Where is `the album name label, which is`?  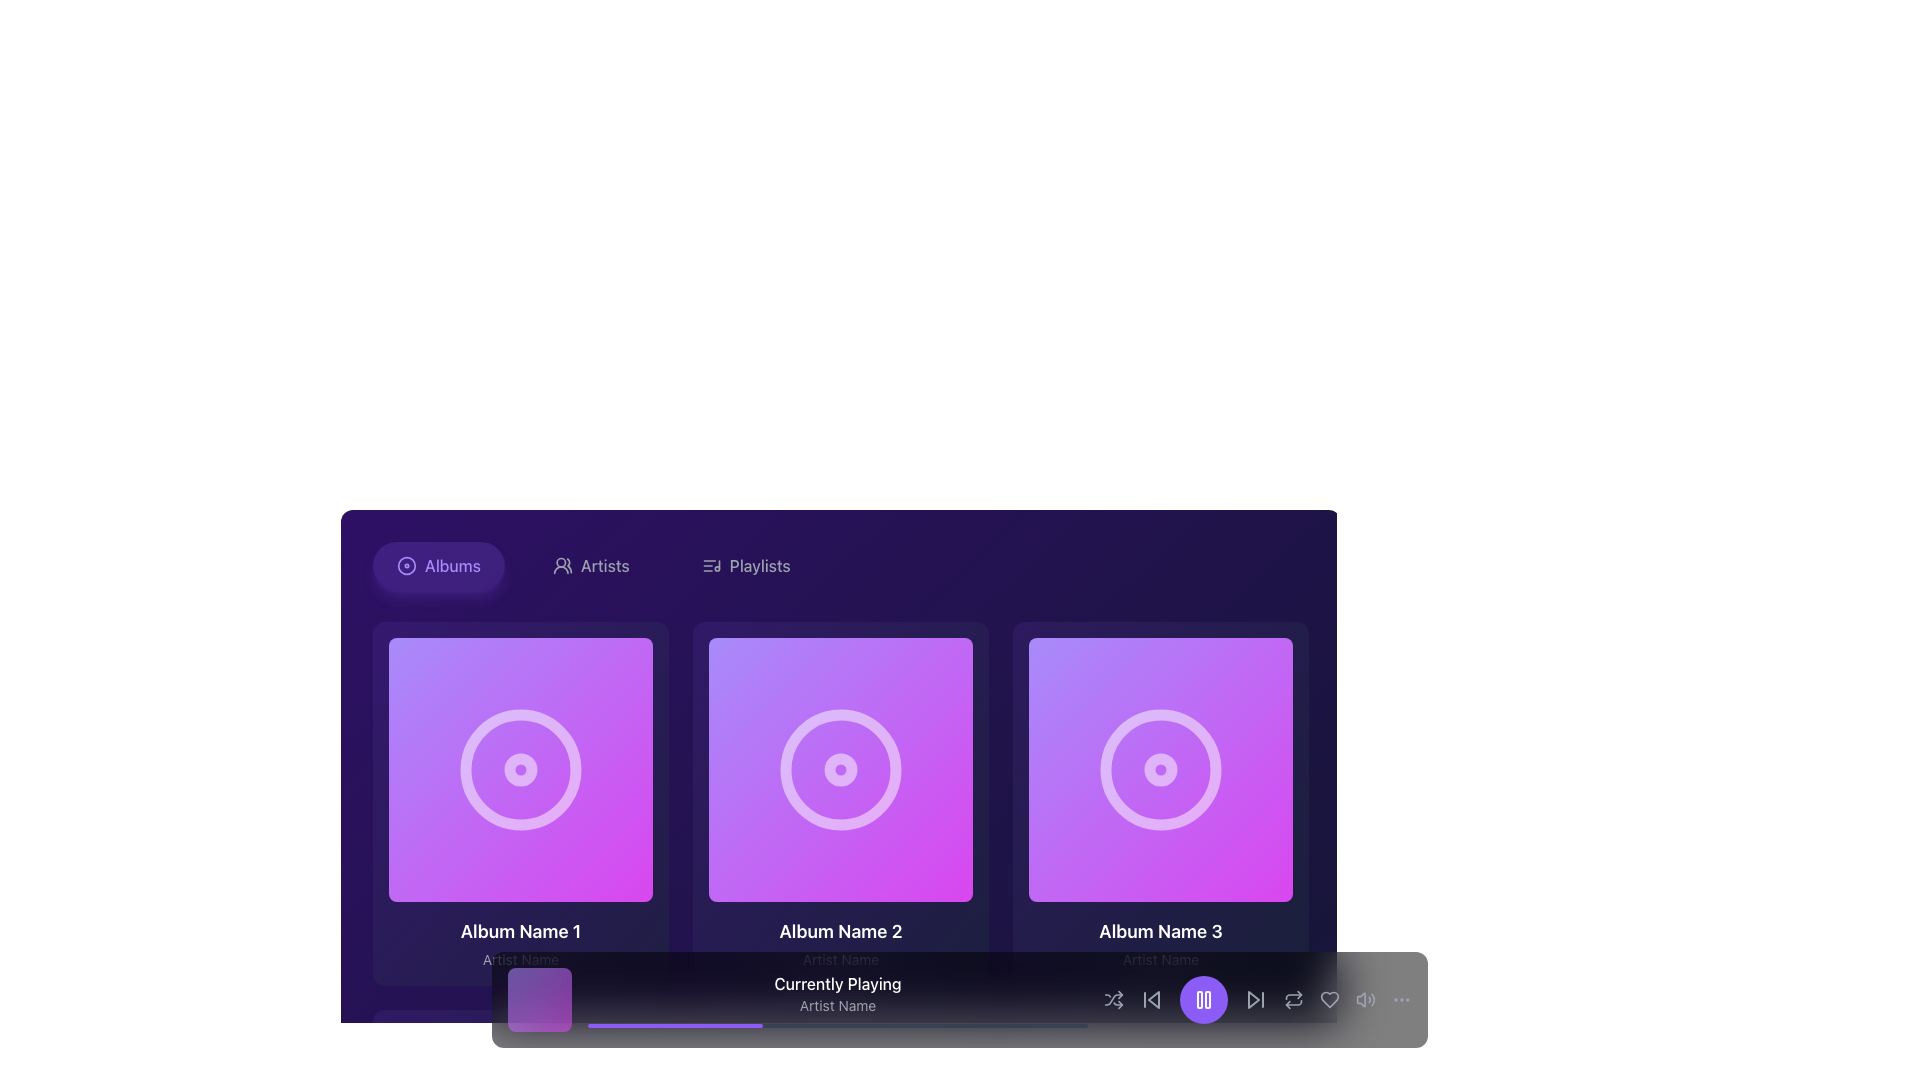
the album name label, which is is located at coordinates (521, 932).